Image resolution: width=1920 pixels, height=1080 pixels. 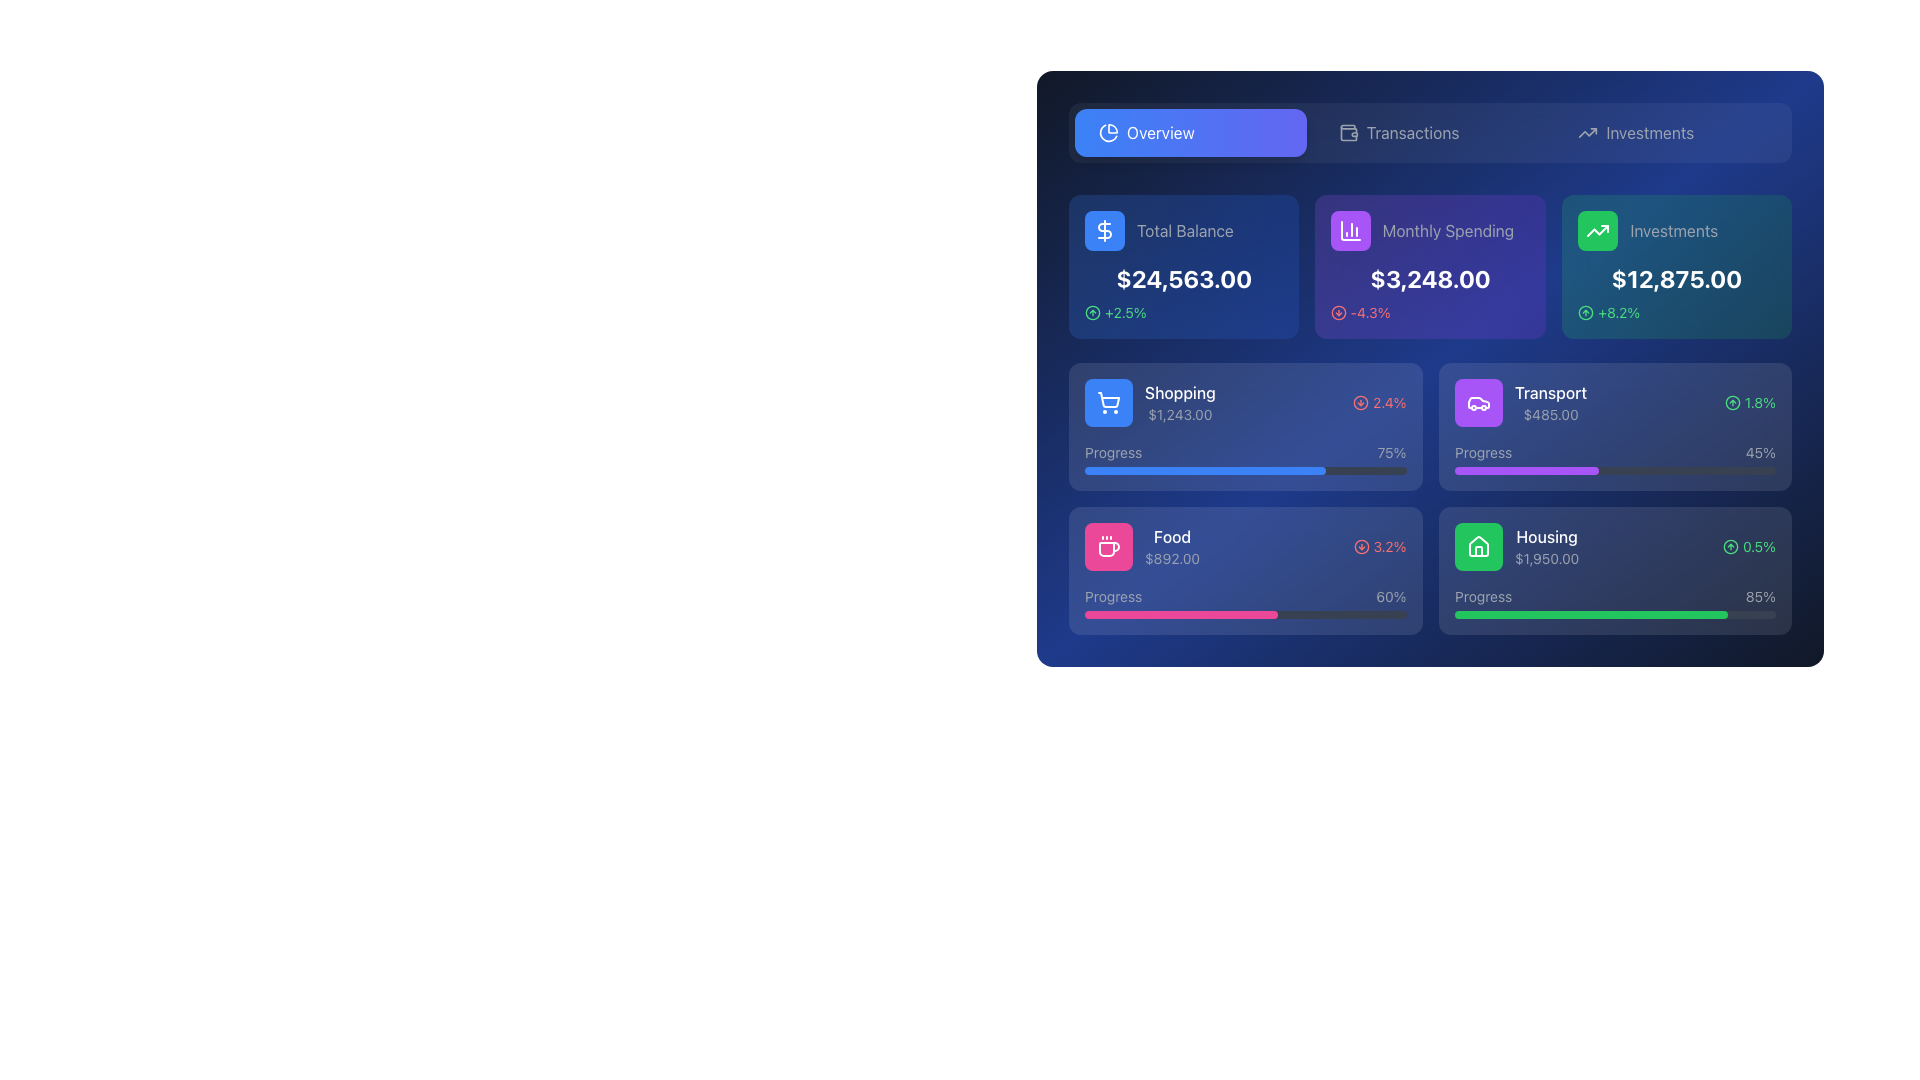 I want to click on text label displaying '-4.3%' in red, located next to the downward-pointing arrow icon within the 'Monthly Spending' card, so click(x=1370, y=312).